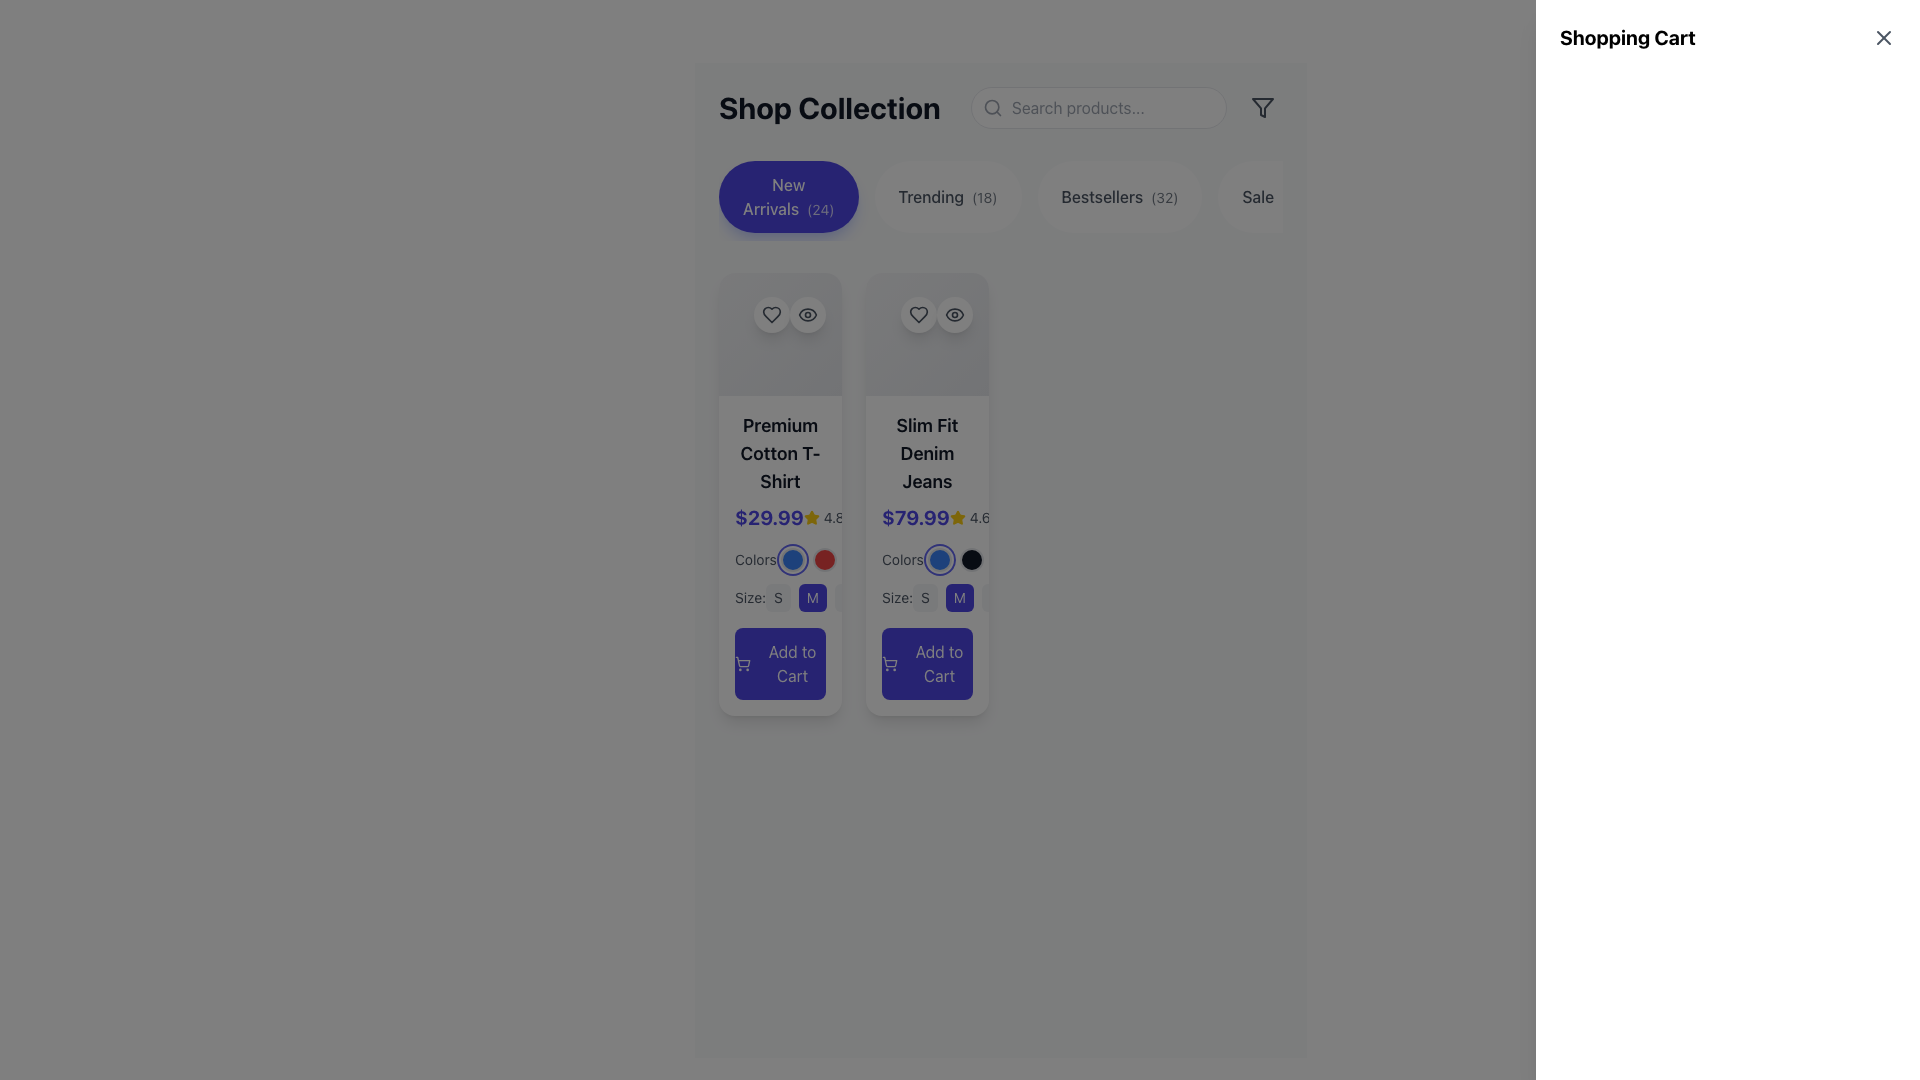 Image resolution: width=1920 pixels, height=1080 pixels. Describe the element at coordinates (779, 454) in the screenshot. I see `the text label reading 'Premium Cotton T-Shirt', which is styled with a medium-to-large font size and bold weight, located at the top of the product card` at that location.